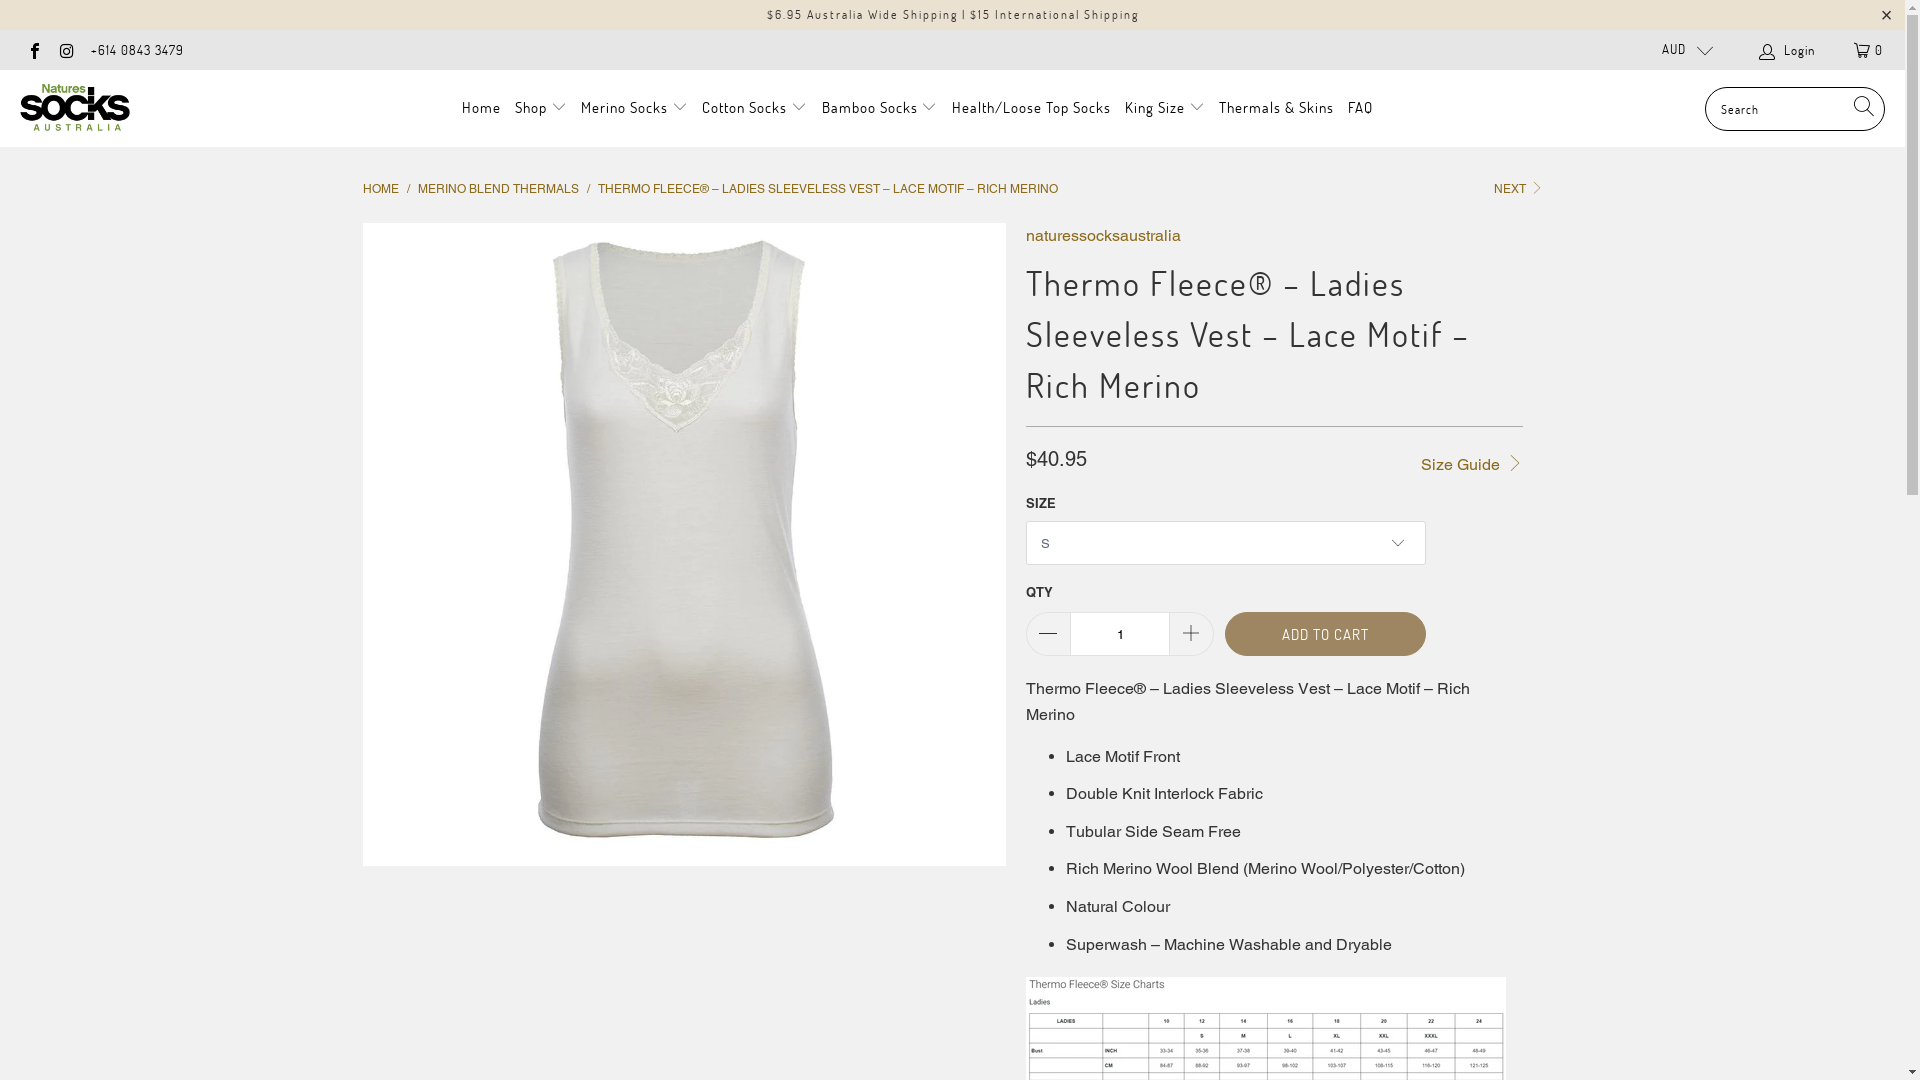 The image size is (1920, 1080). I want to click on 'Merino Socks', so click(633, 108).